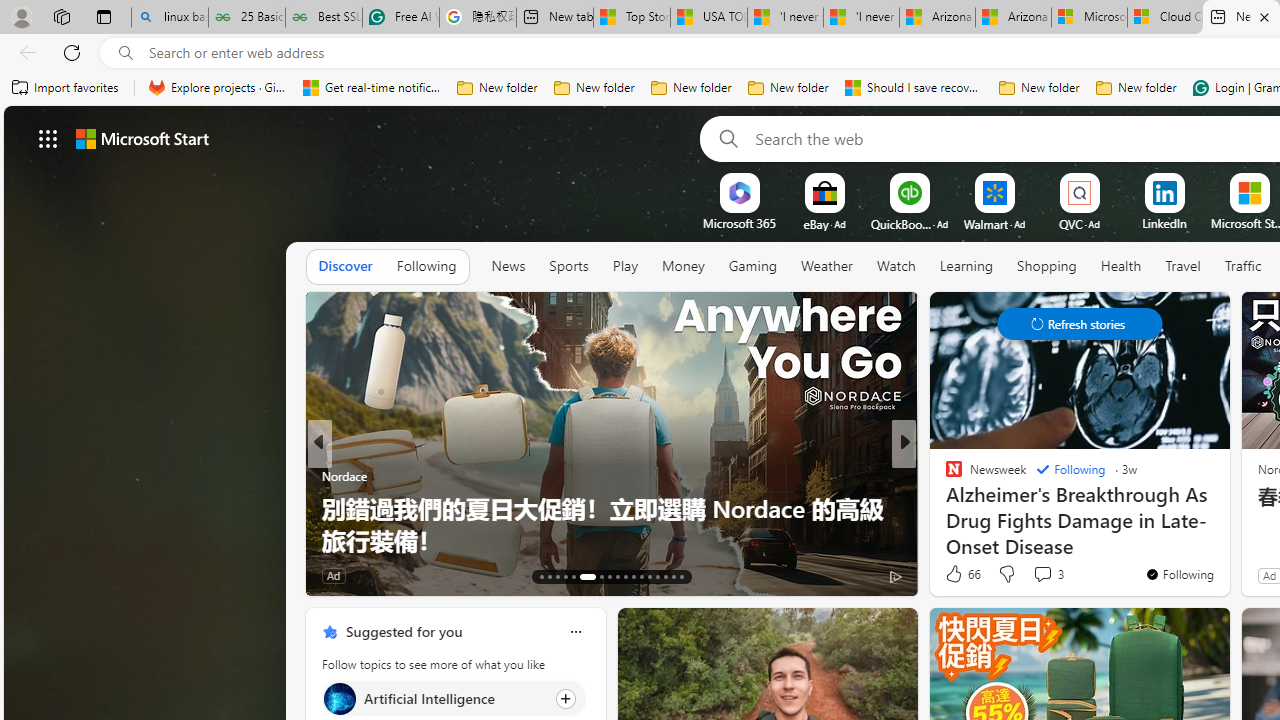 The height and width of the screenshot is (720, 1280). I want to click on 'The Weather Channel', so click(944, 475).